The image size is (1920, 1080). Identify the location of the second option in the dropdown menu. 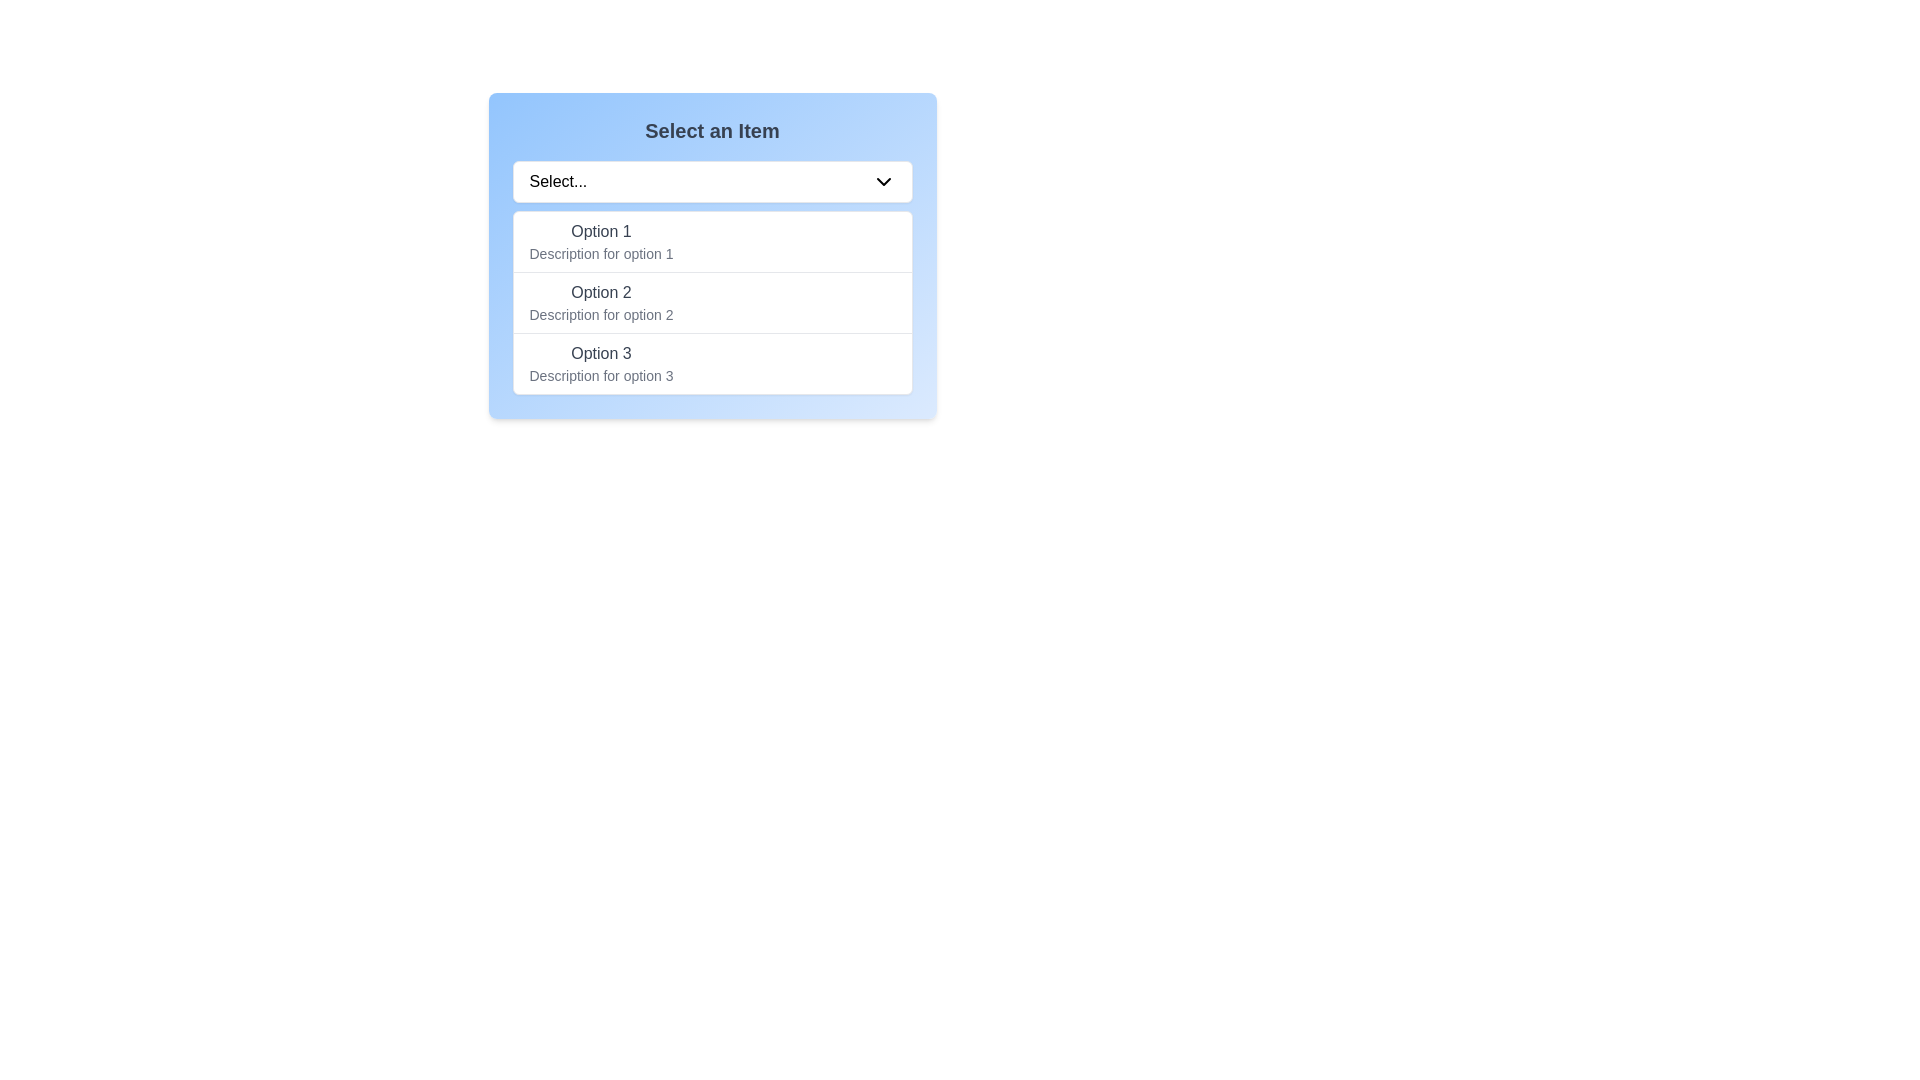
(600, 303).